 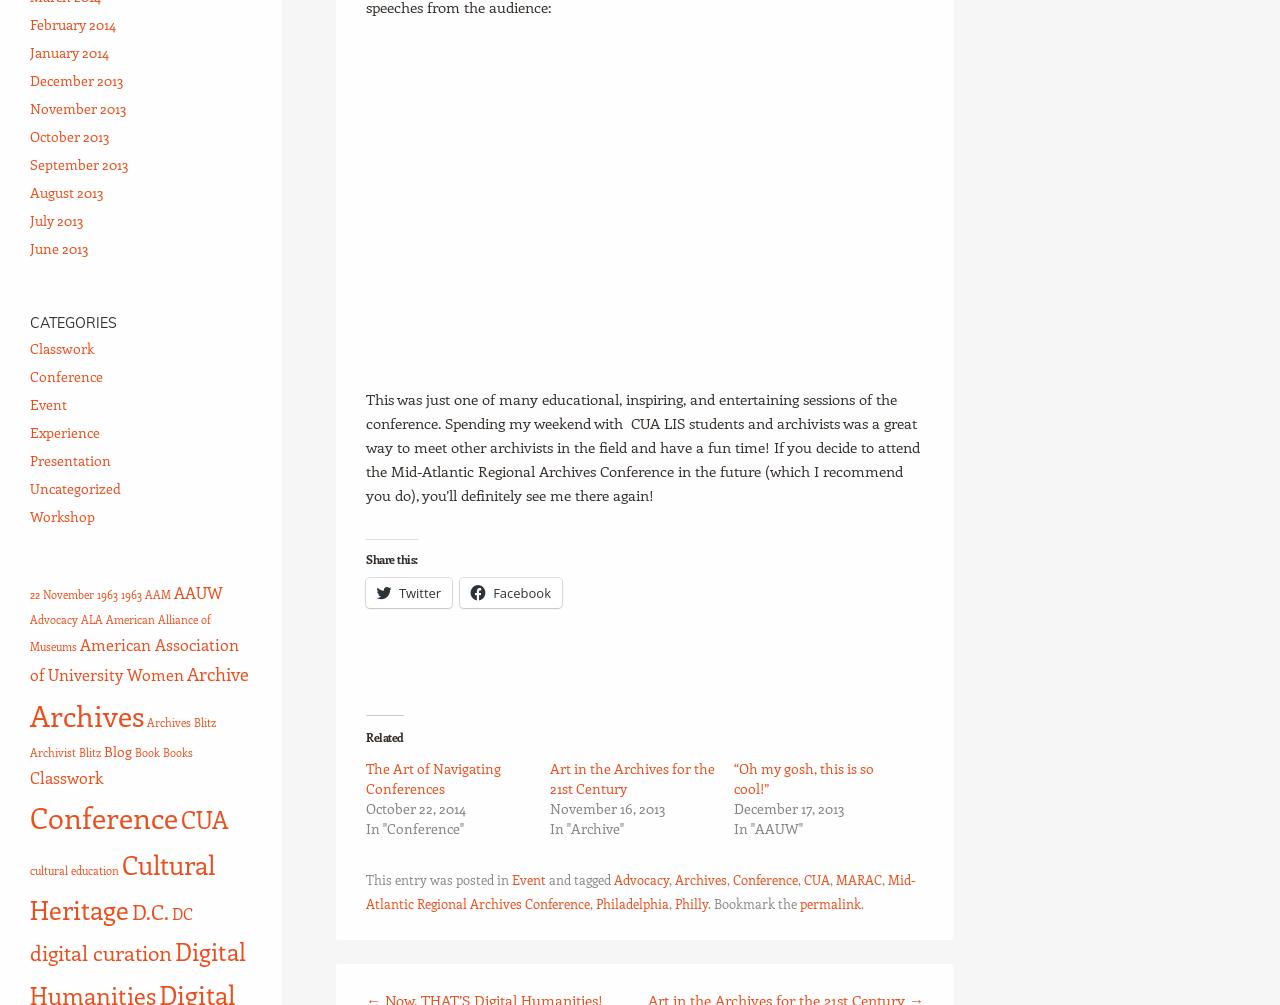 What do you see at coordinates (66, 191) in the screenshot?
I see `'August 2013'` at bounding box center [66, 191].